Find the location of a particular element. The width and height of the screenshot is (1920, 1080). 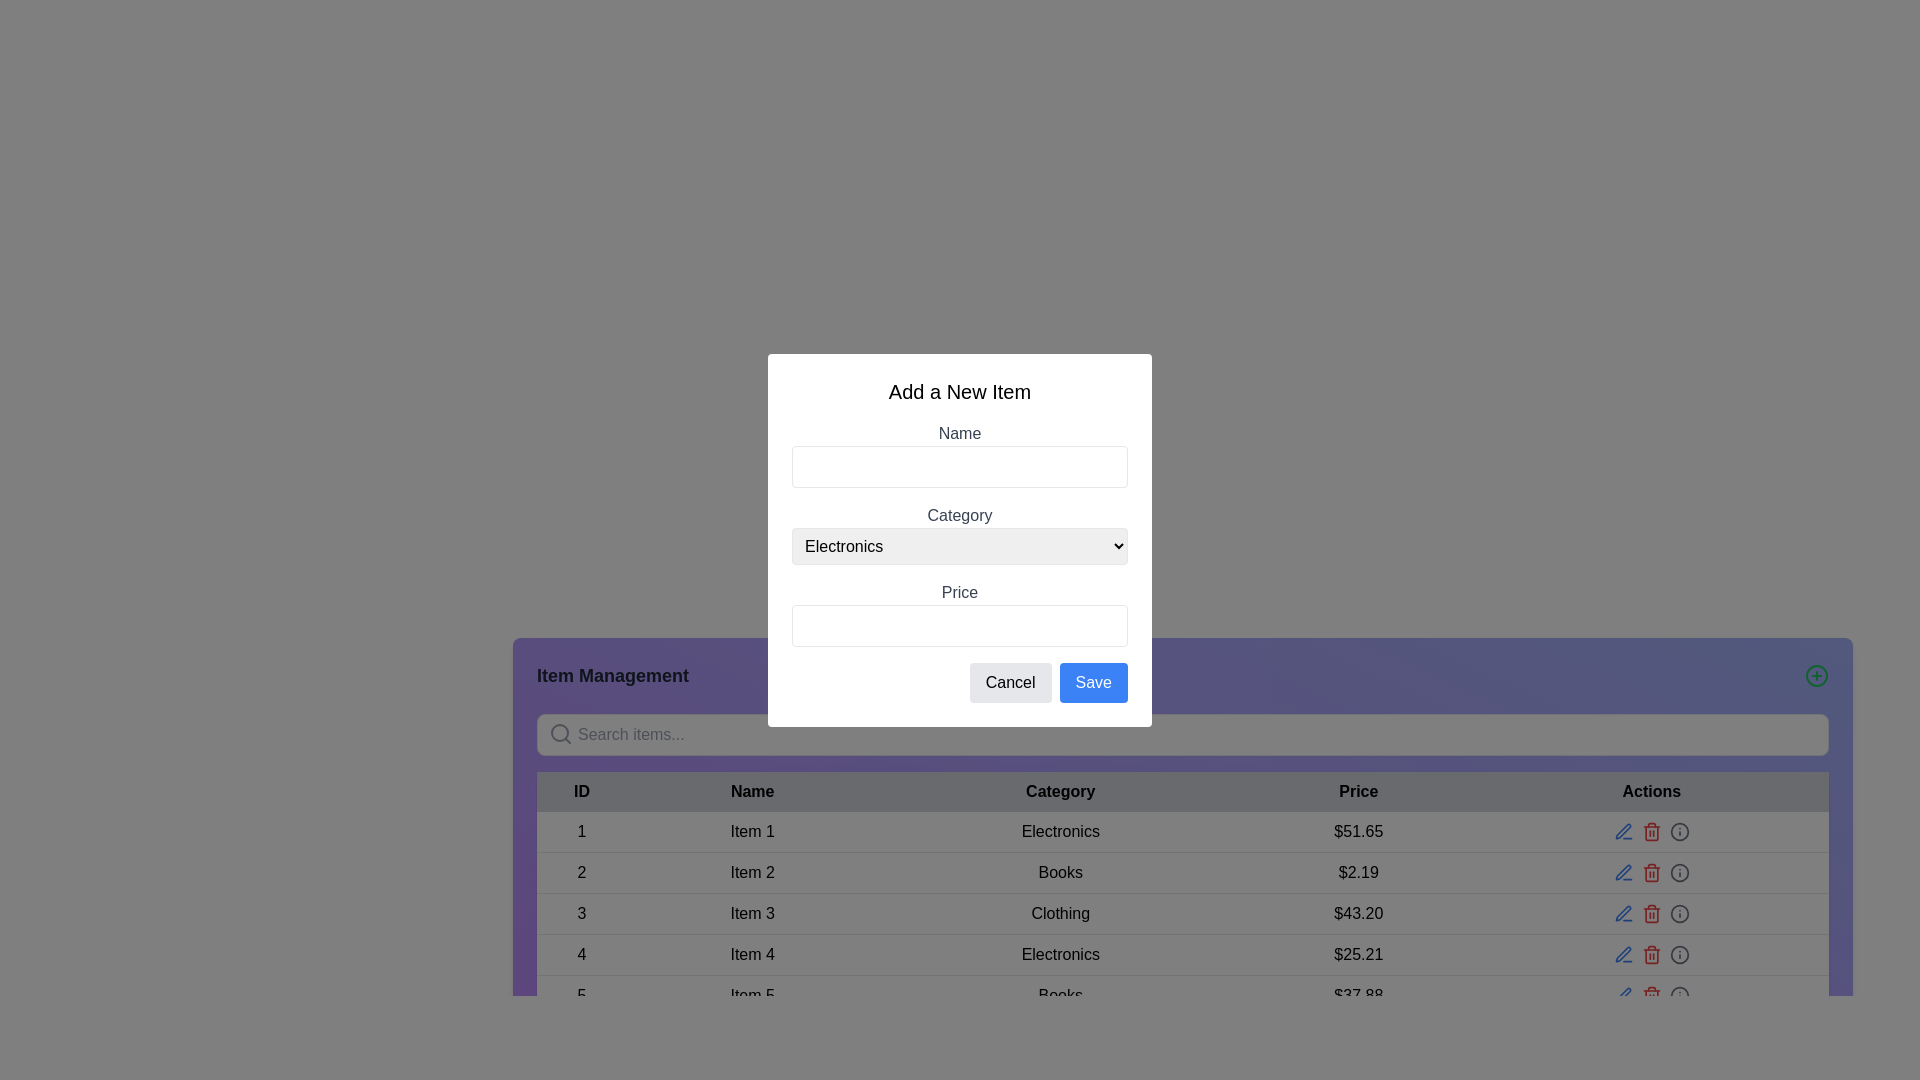

the trash bin icon is located at coordinates (1651, 997).